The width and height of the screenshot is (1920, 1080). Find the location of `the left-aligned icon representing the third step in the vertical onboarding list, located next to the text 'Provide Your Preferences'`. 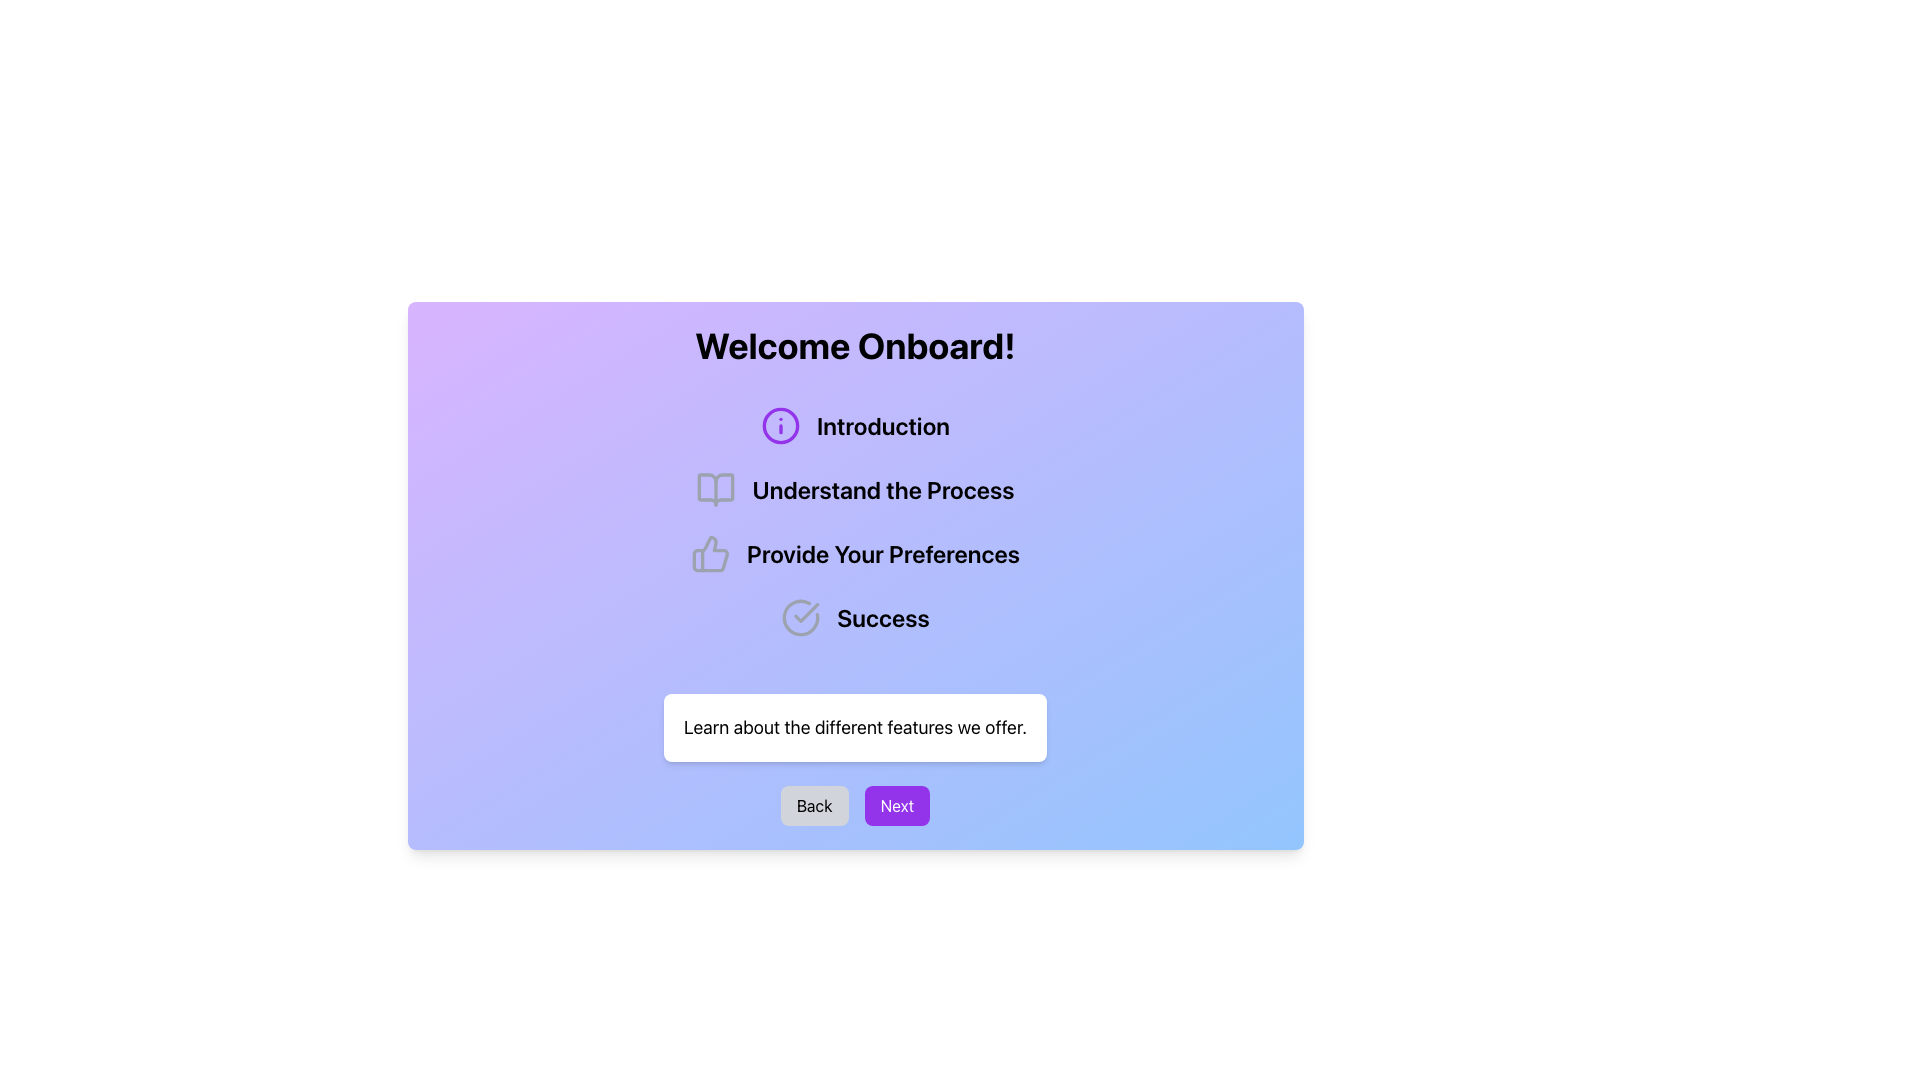

the left-aligned icon representing the third step in the vertical onboarding list, located next to the text 'Provide Your Preferences' is located at coordinates (710, 554).